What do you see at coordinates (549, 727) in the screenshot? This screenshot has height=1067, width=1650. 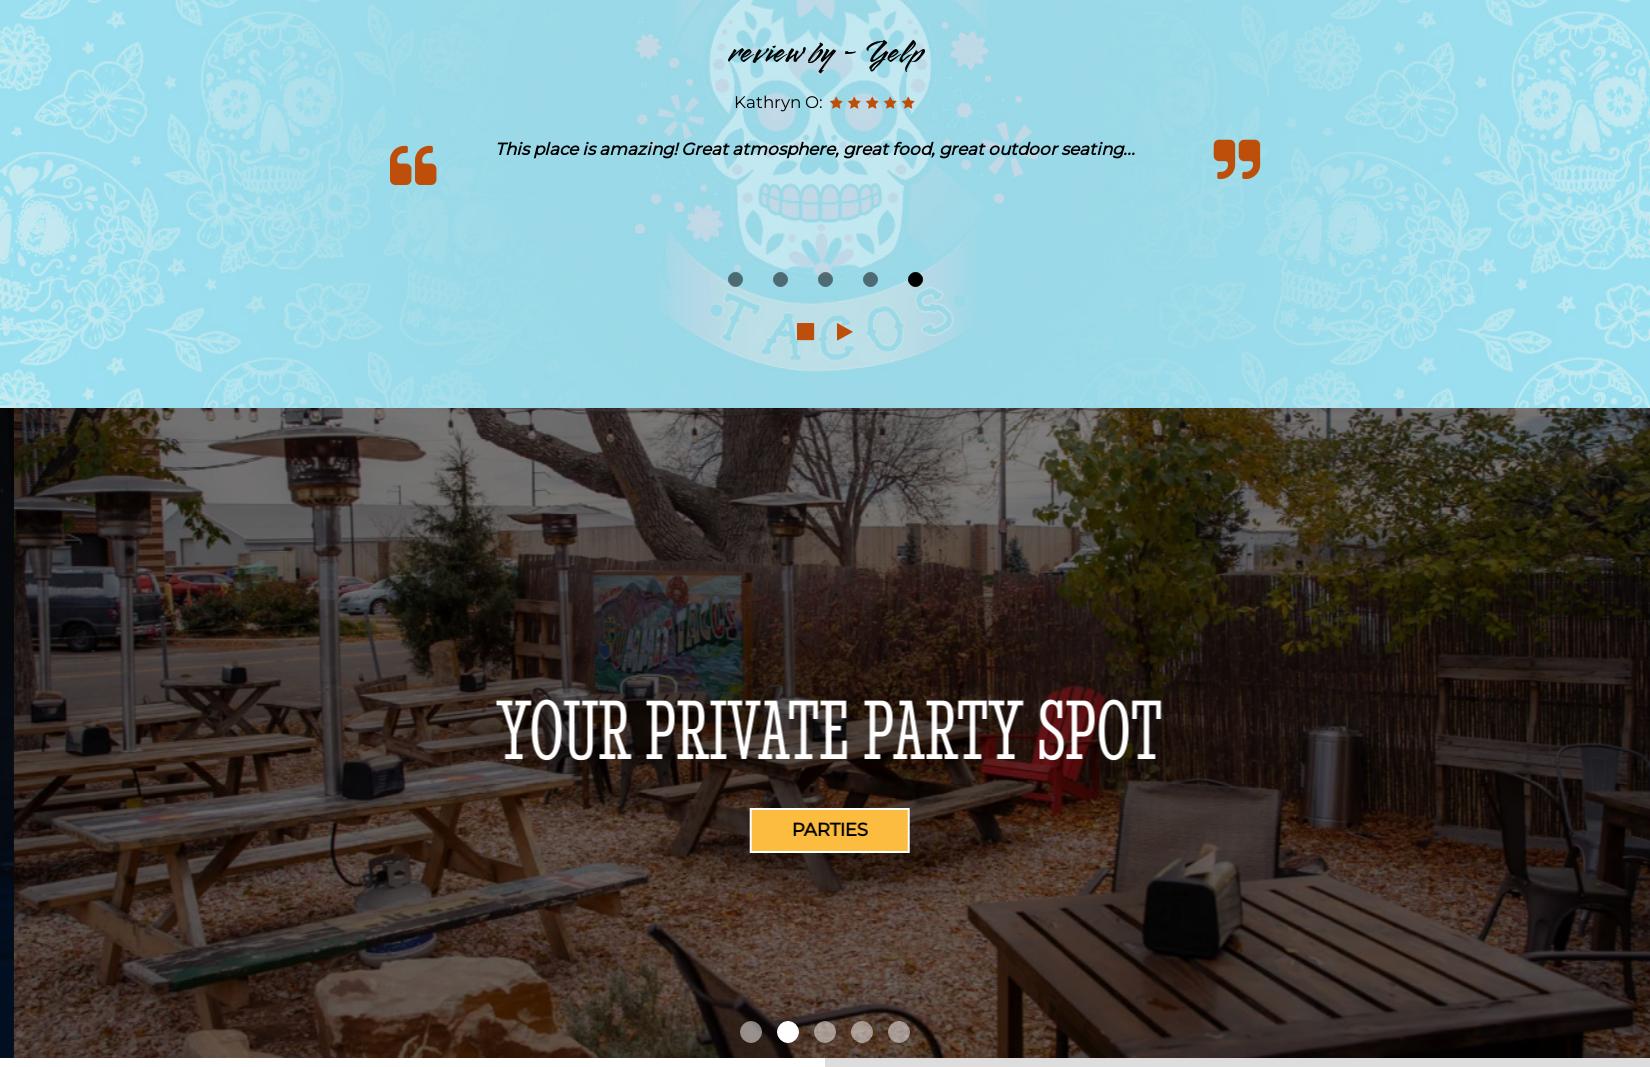 I see `'To taste is to enjoy'` at bounding box center [549, 727].